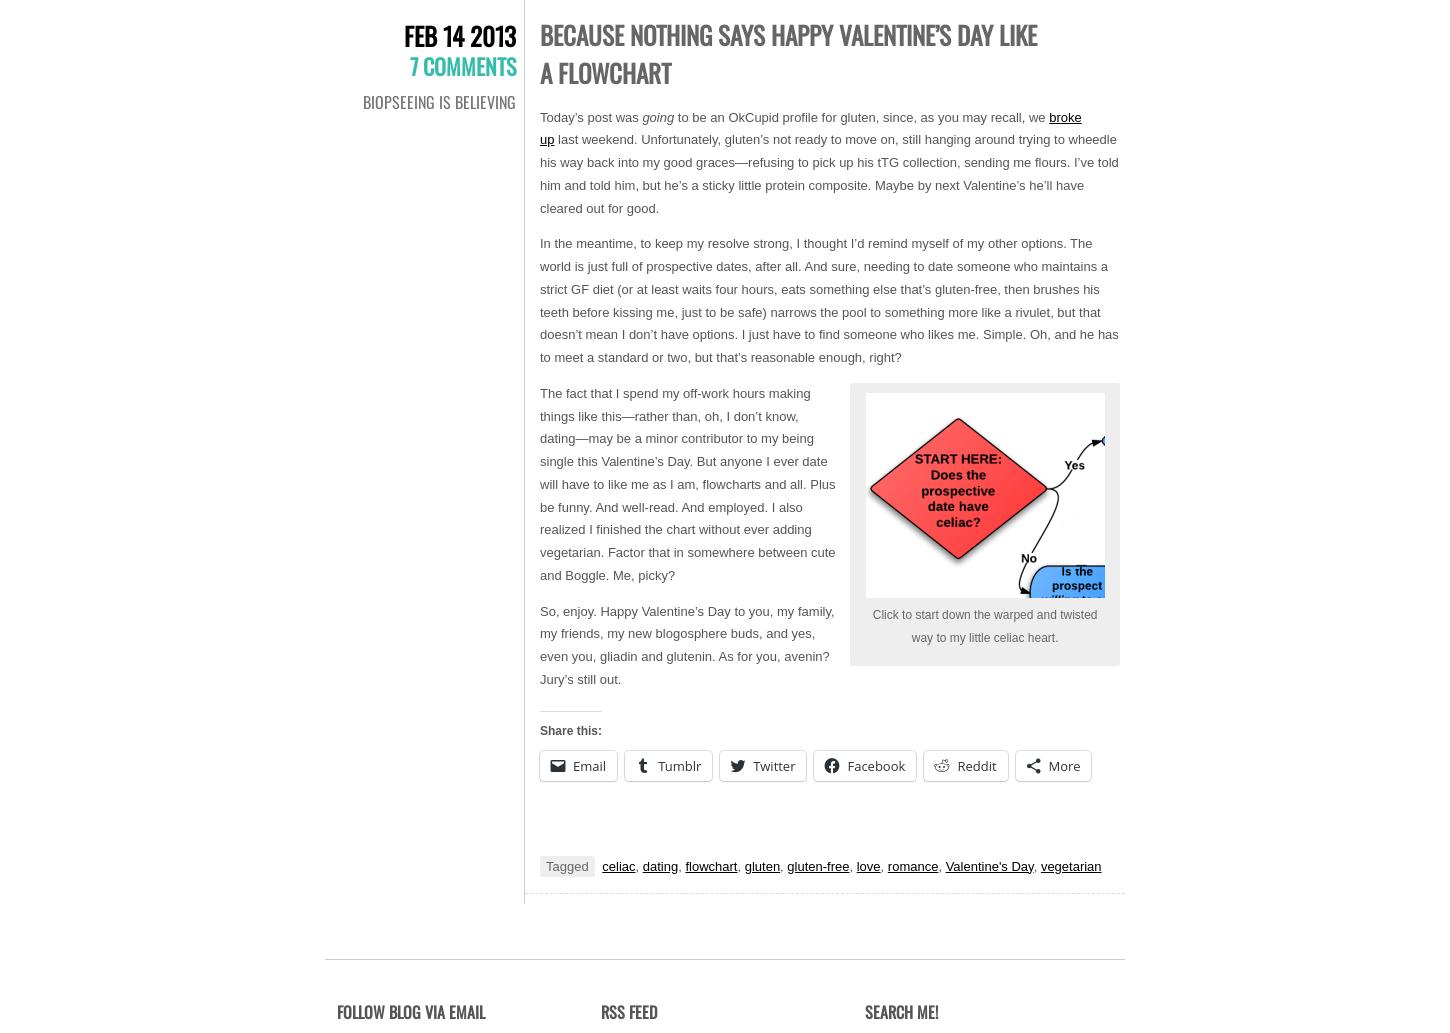  What do you see at coordinates (566, 864) in the screenshot?
I see `'Tagged'` at bounding box center [566, 864].